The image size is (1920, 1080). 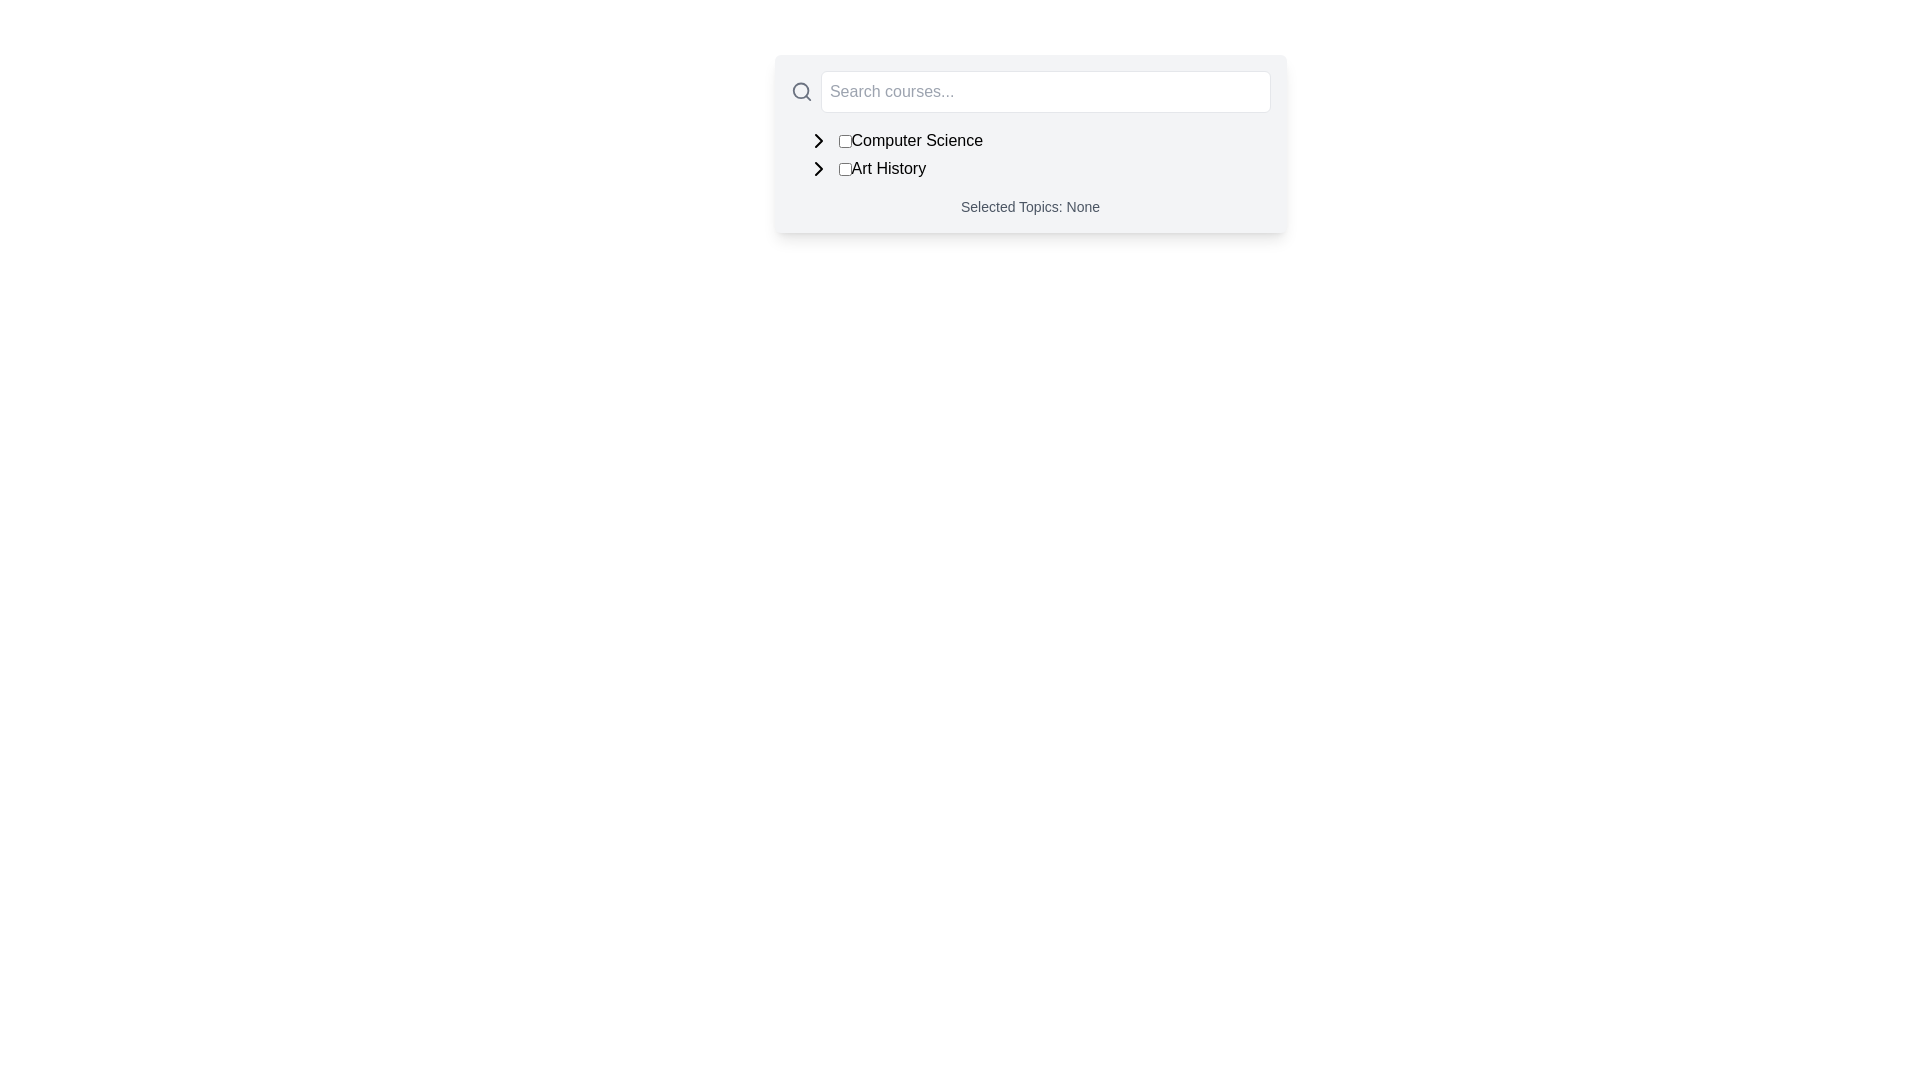 What do you see at coordinates (801, 92) in the screenshot?
I see `the search icon, which is a magnifying glass with a circular lens and an extended handle, located at the leftmost segment of the layout near the text input field labeled 'Search courses...'` at bounding box center [801, 92].